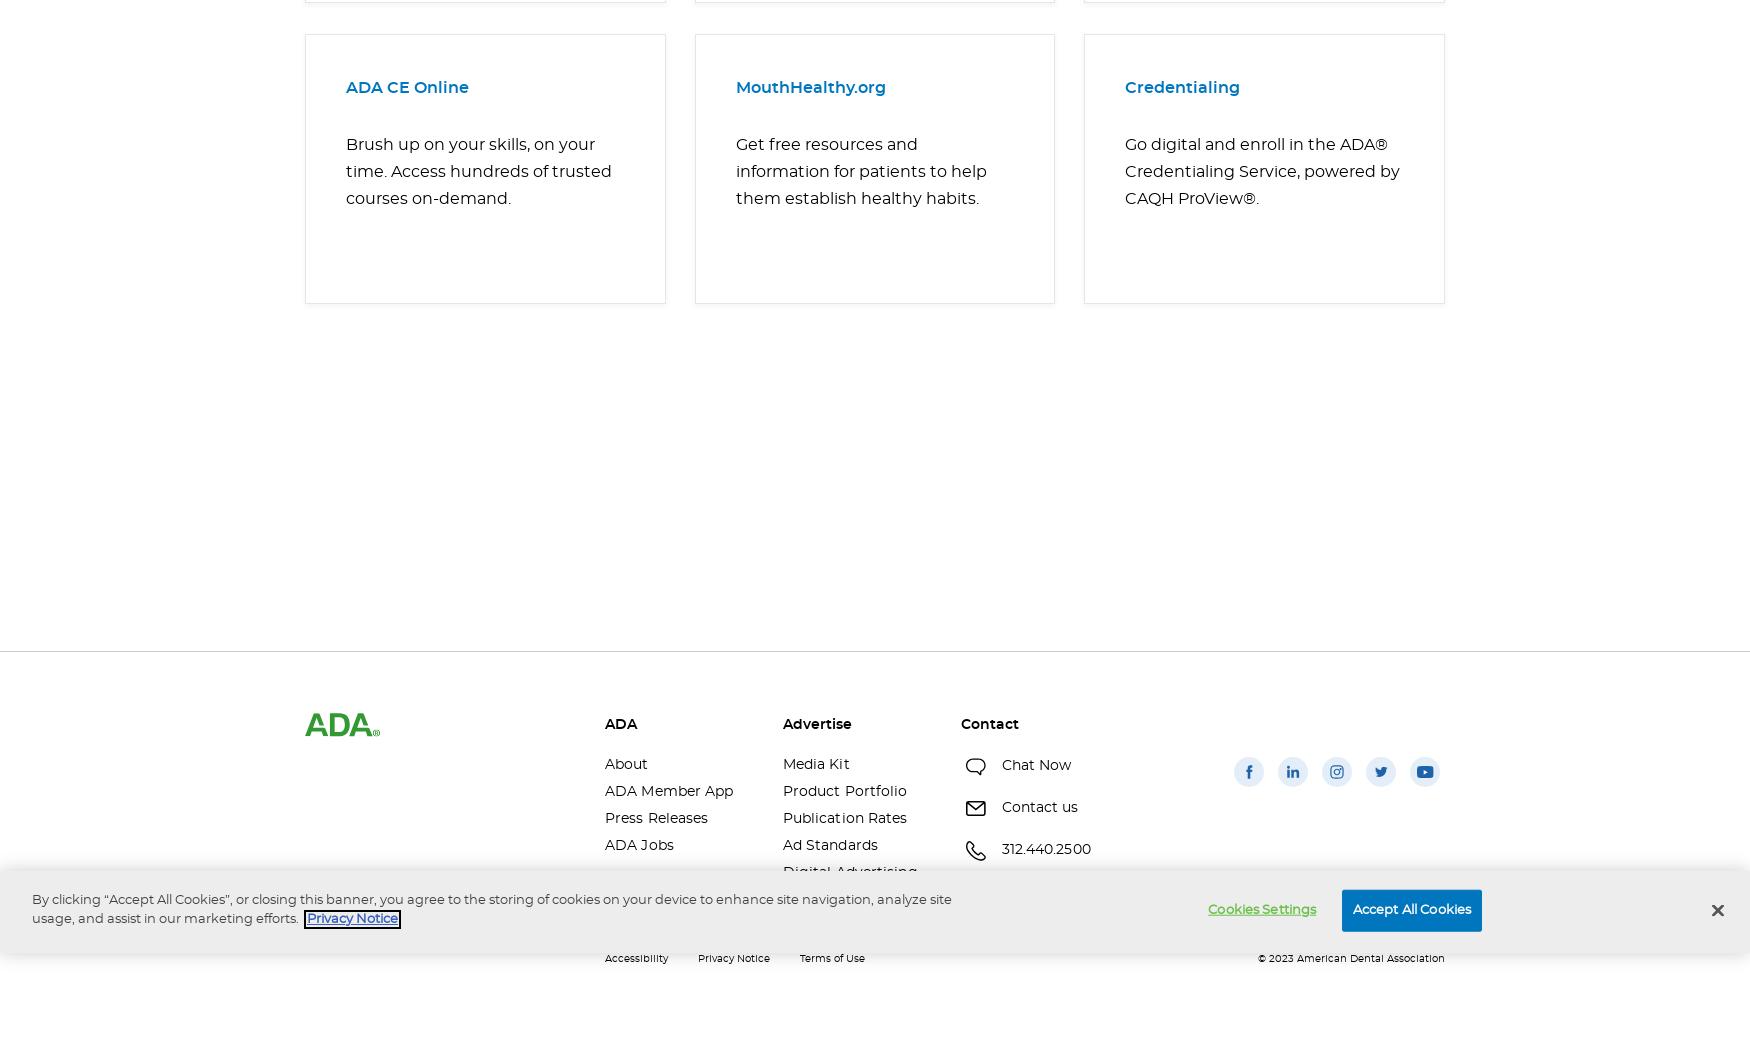 Image resolution: width=1750 pixels, height=1047 pixels. What do you see at coordinates (1125, 87) in the screenshot?
I see `'Credentialing'` at bounding box center [1125, 87].